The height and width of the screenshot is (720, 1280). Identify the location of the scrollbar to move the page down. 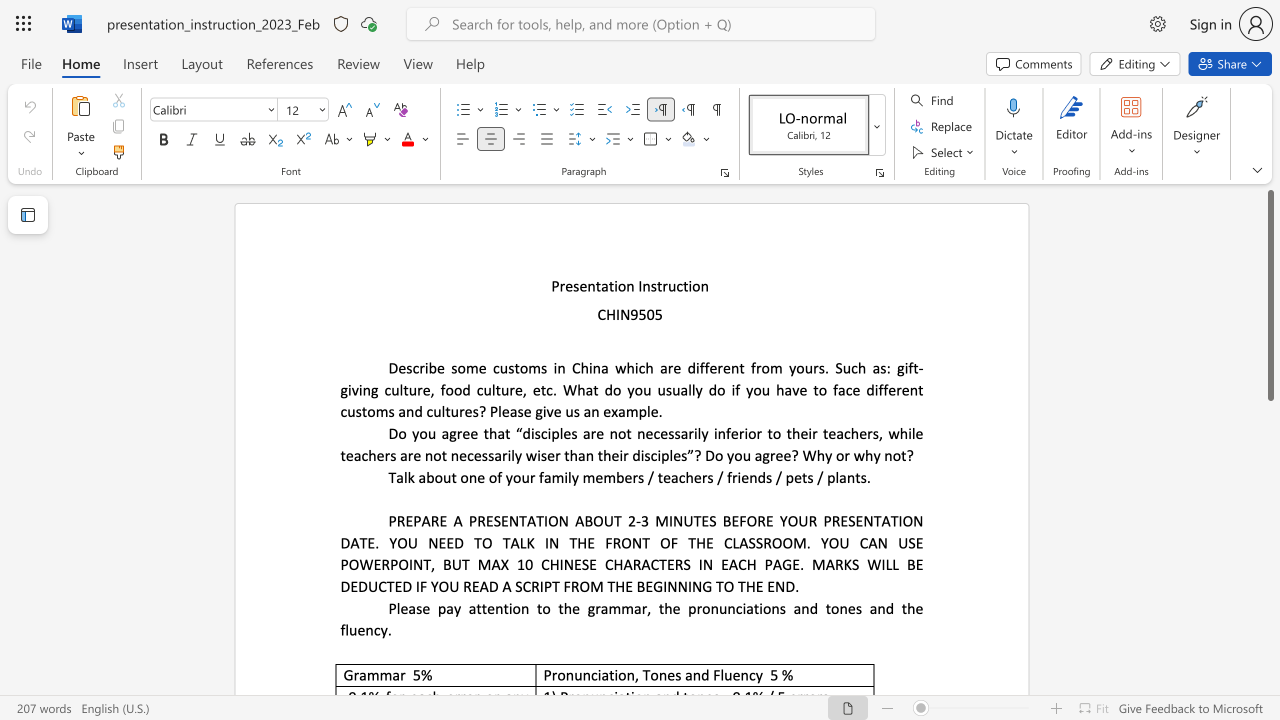
(1269, 678).